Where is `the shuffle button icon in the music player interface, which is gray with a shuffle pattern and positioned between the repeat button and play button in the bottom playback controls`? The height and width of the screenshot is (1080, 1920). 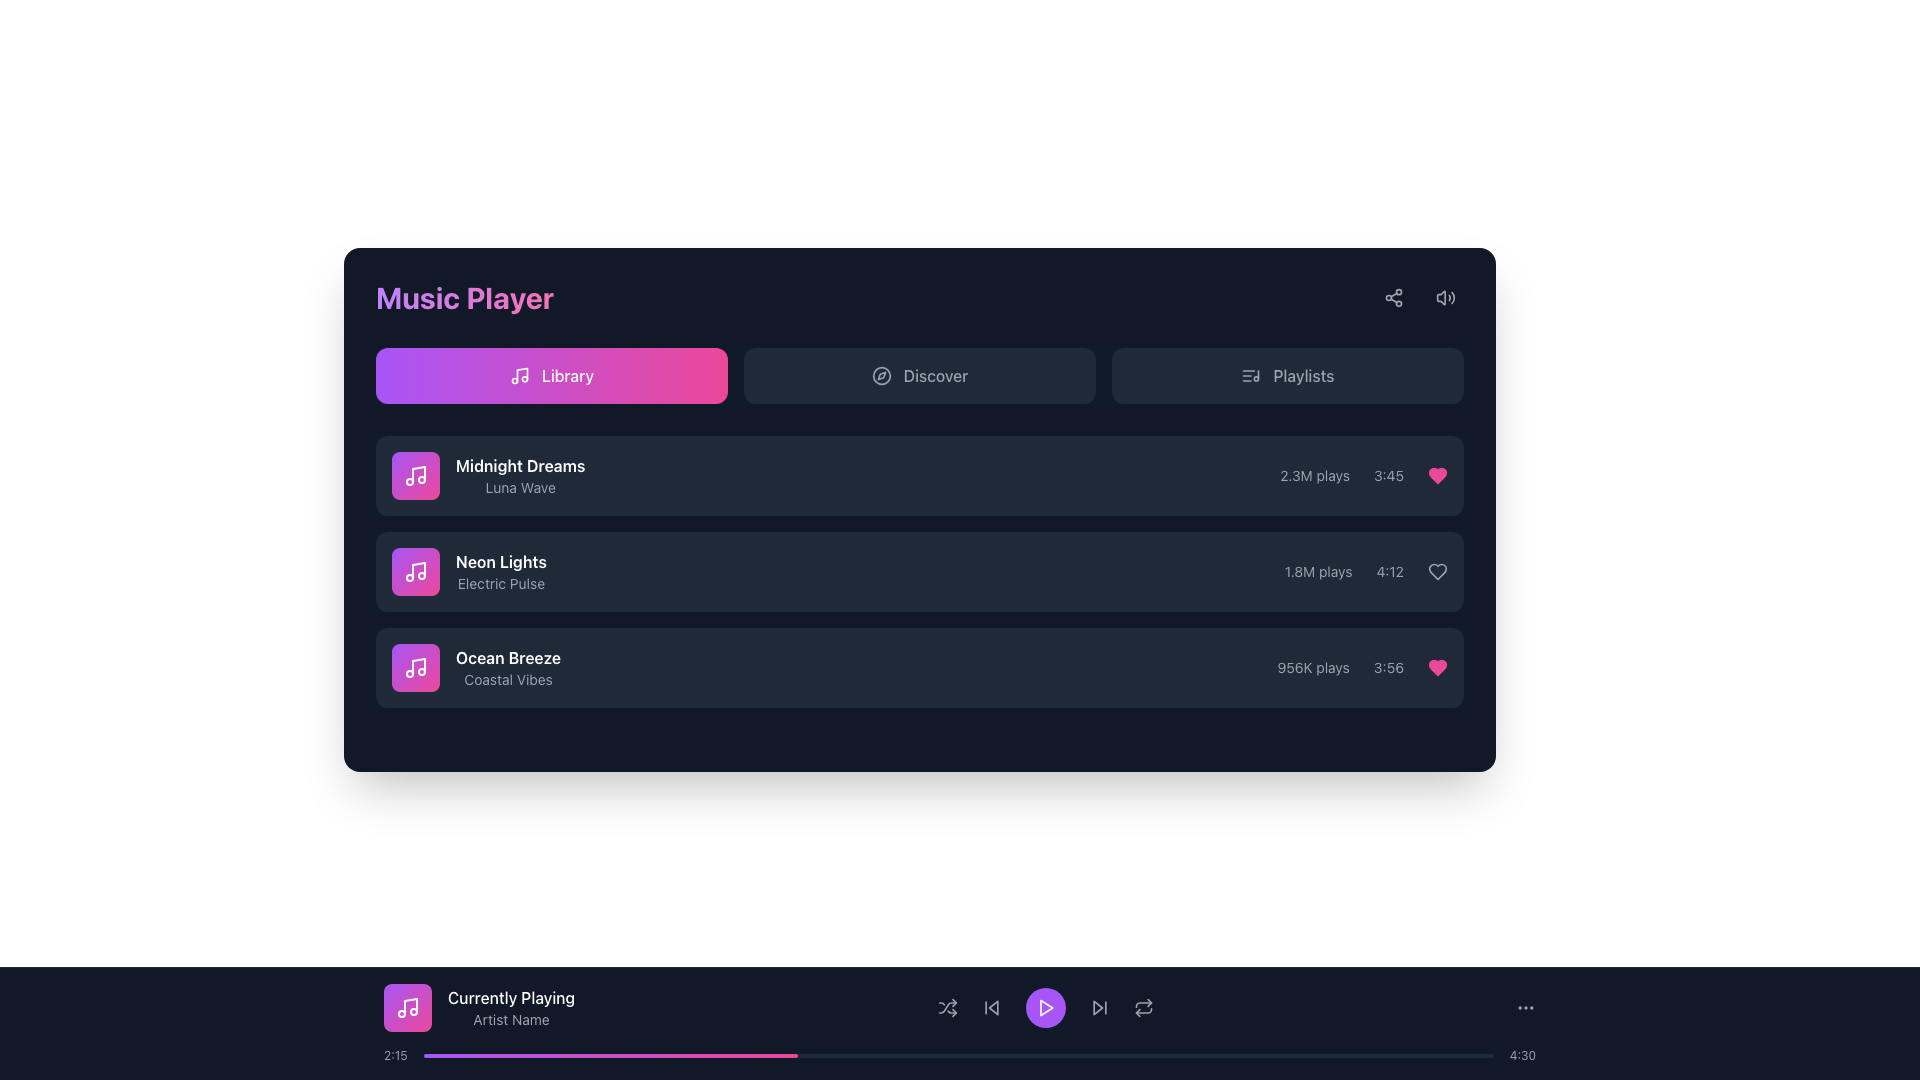 the shuffle button icon in the music player interface, which is gray with a shuffle pattern and positioned between the repeat button and play button in the bottom playback controls is located at coordinates (946, 1007).